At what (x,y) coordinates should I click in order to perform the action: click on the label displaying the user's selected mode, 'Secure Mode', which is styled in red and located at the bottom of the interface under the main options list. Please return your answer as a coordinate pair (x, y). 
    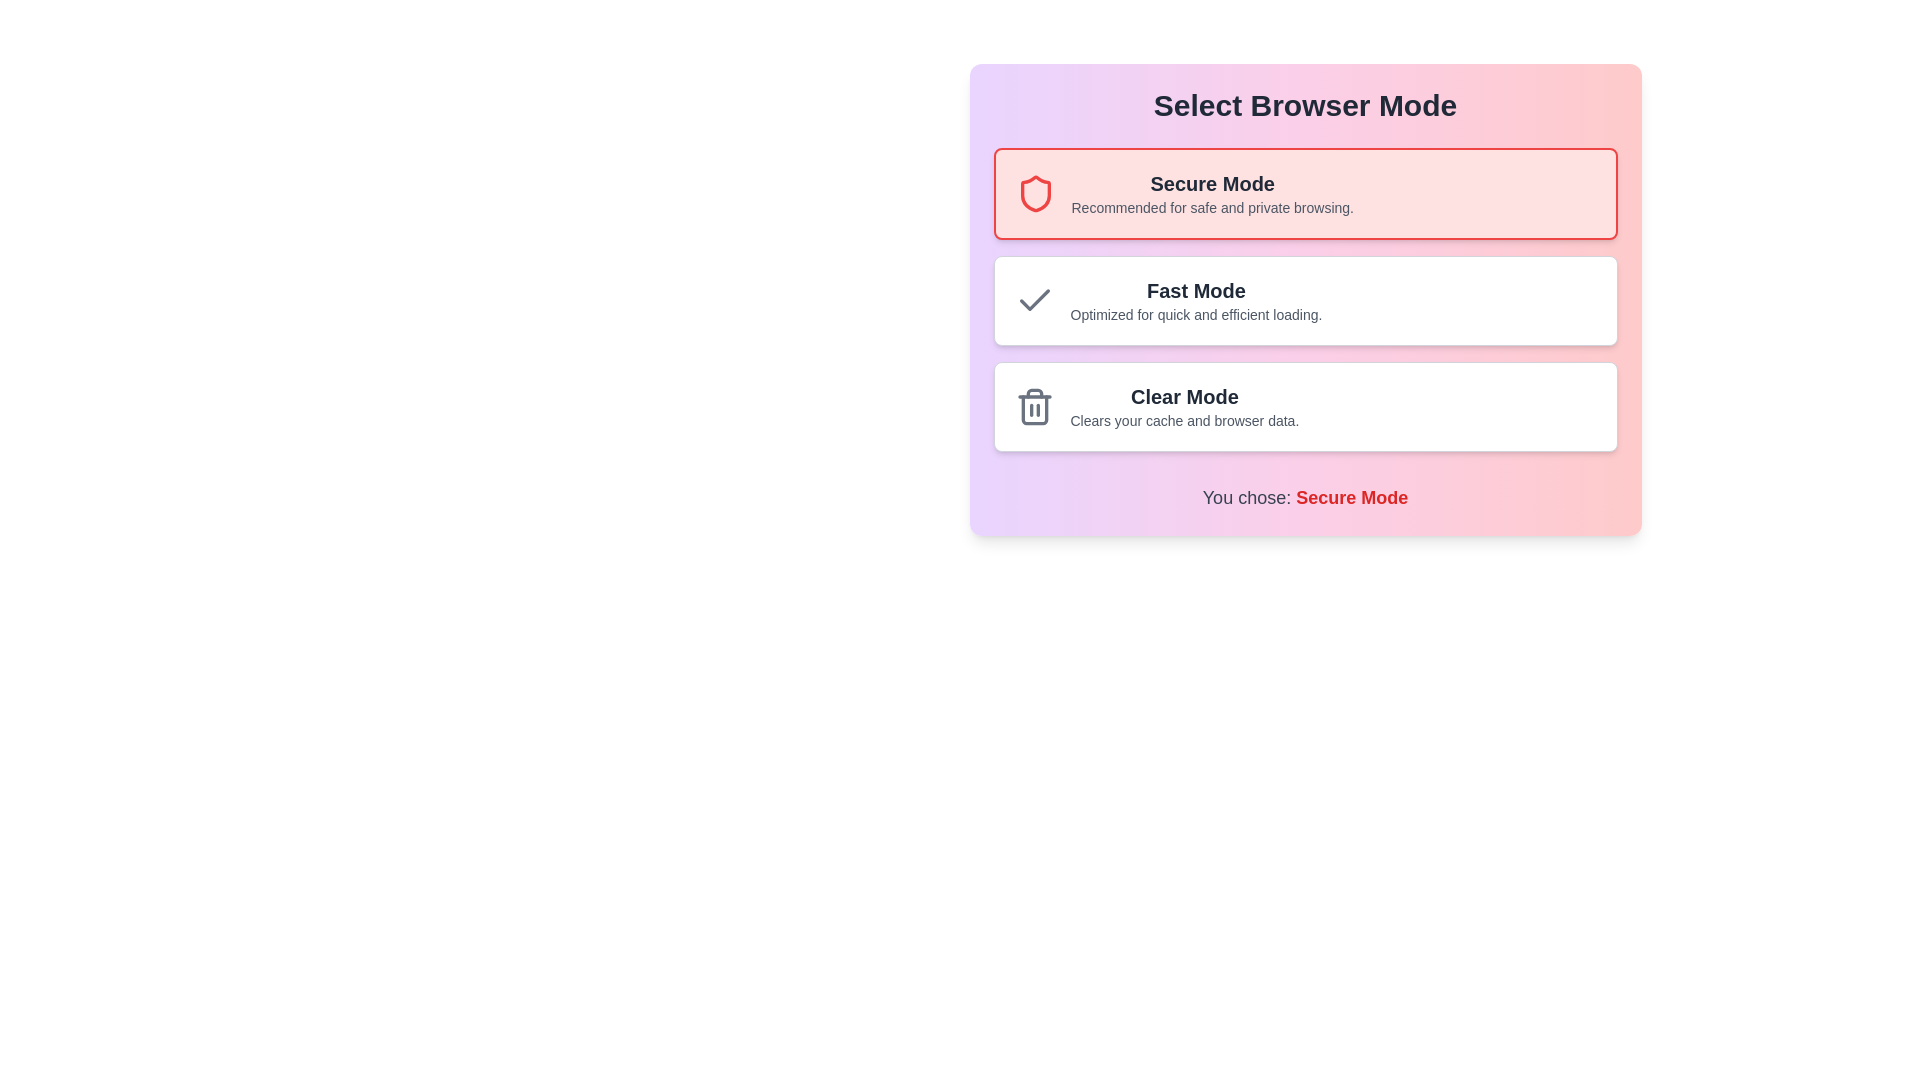
    Looking at the image, I should click on (1352, 496).